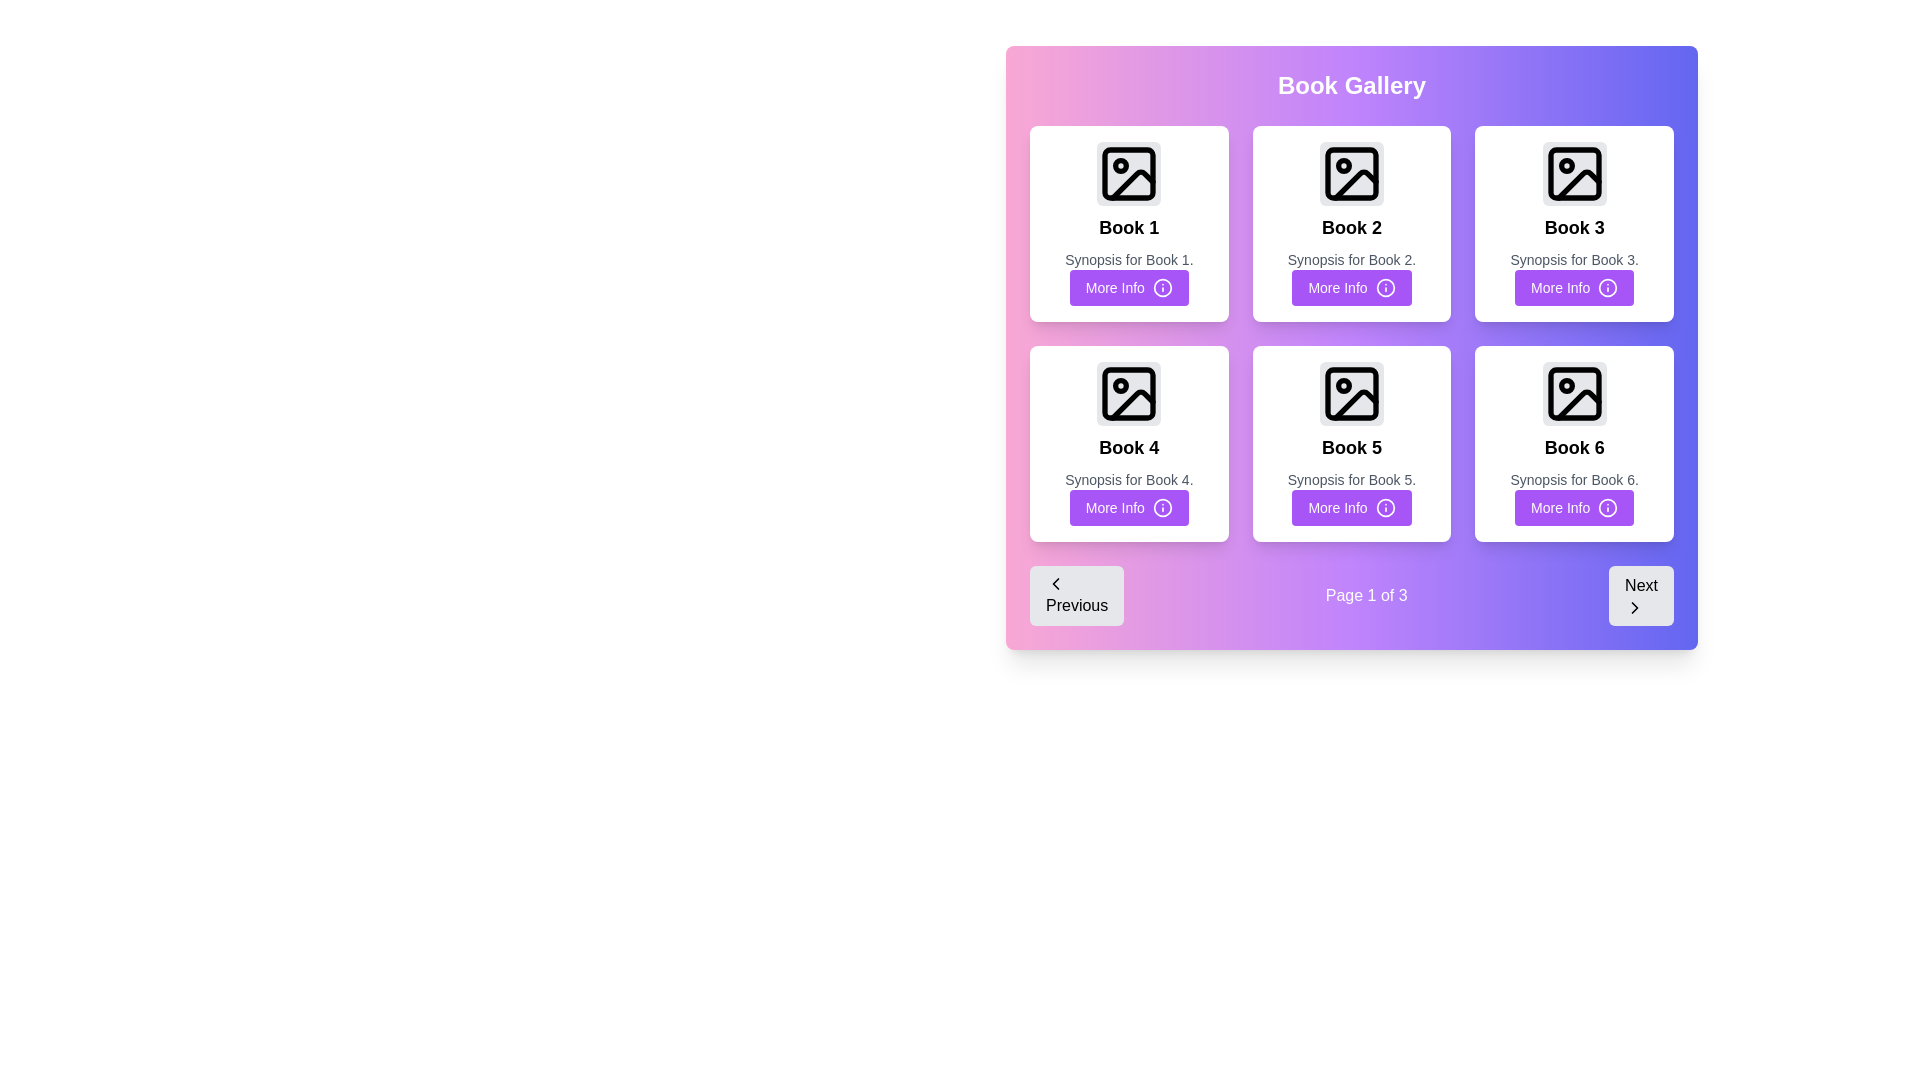  Describe the element at coordinates (1573, 507) in the screenshot. I see `the button located at the bottom section of the 'Book 6' card to check for additional interactions` at that location.